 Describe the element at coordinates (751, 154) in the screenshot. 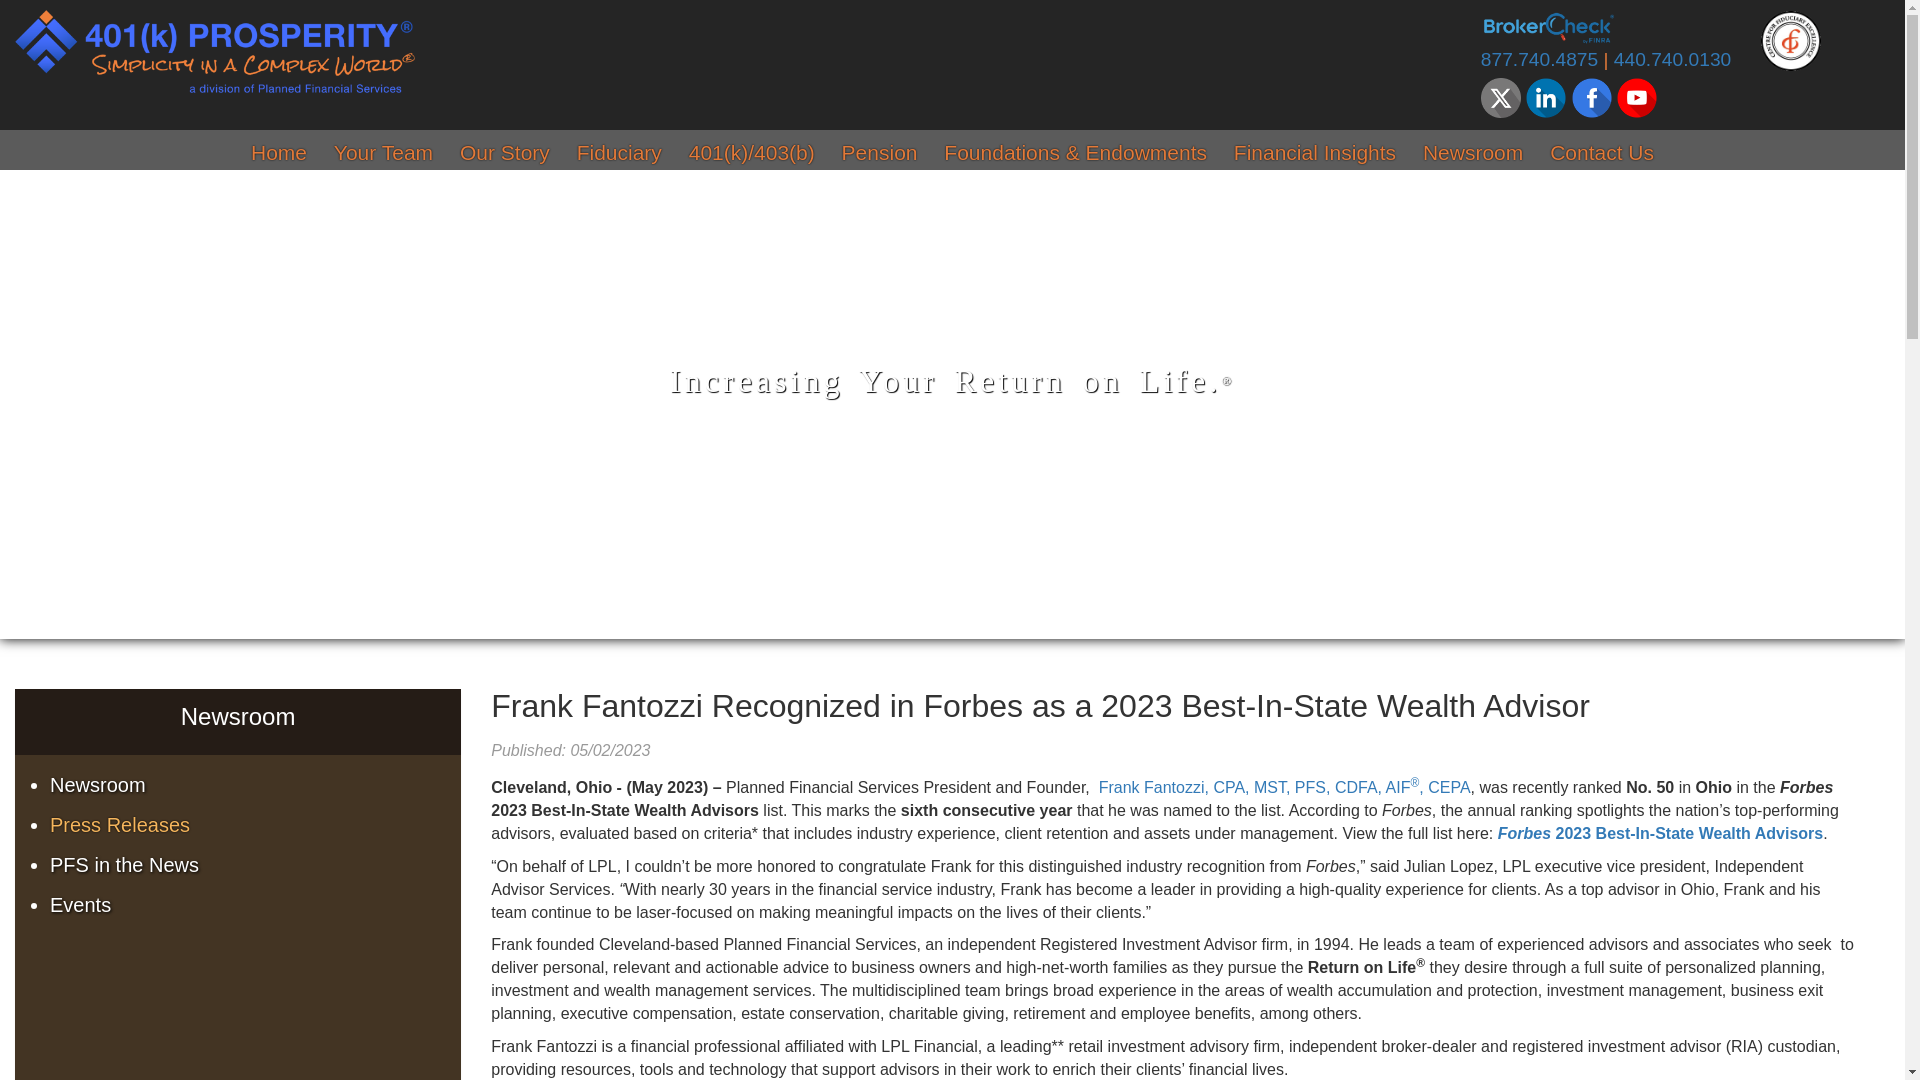

I see `'401(k)/403(b)'` at that location.